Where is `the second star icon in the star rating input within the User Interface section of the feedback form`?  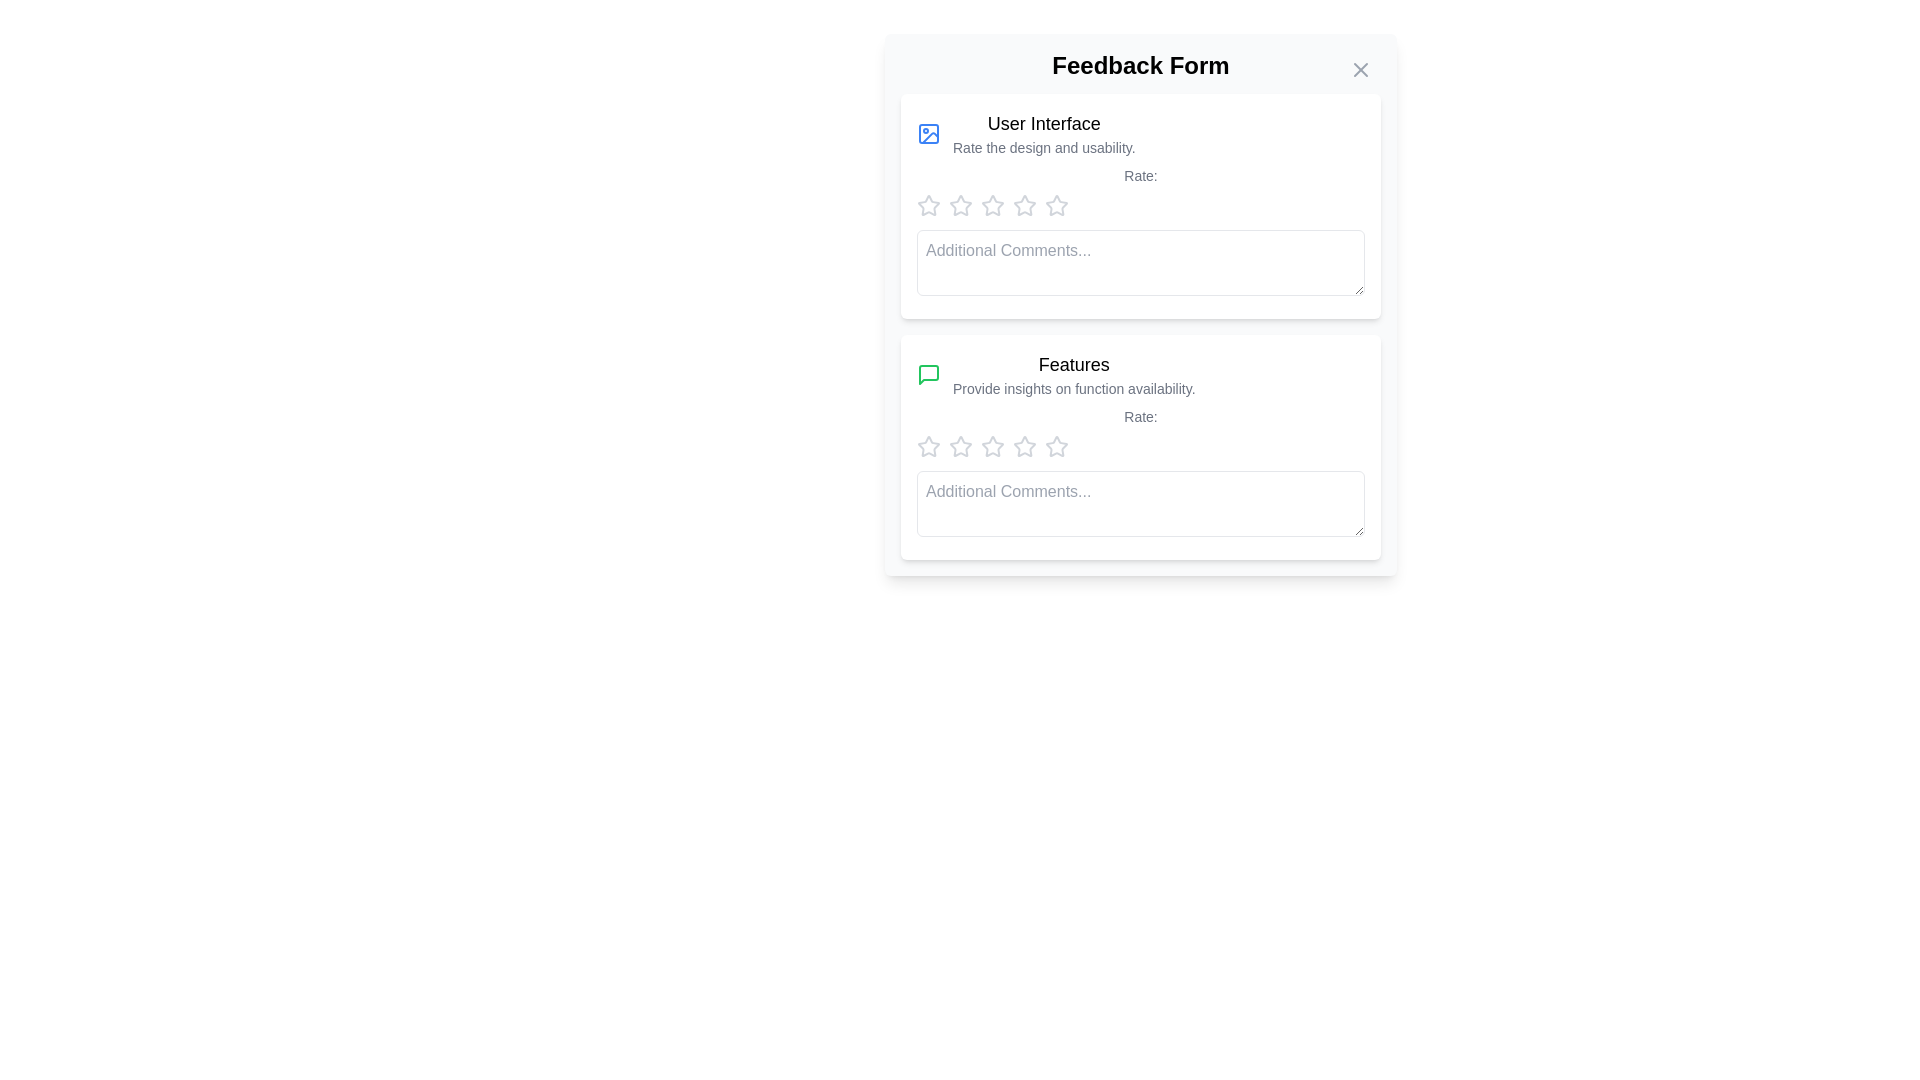 the second star icon in the star rating input within the User Interface section of the feedback form is located at coordinates (960, 205).